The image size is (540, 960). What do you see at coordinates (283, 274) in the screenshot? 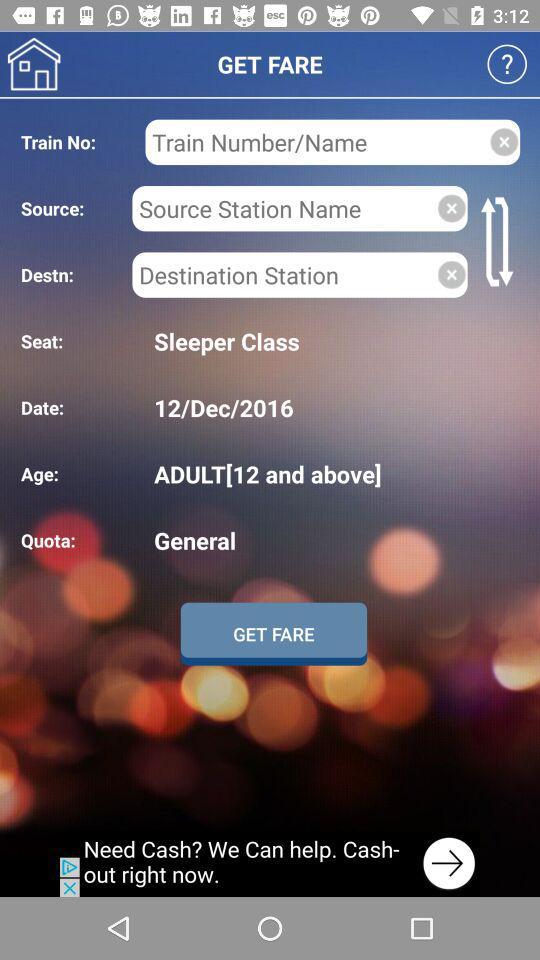
I see `destination location` at bounding box center [283, 274].